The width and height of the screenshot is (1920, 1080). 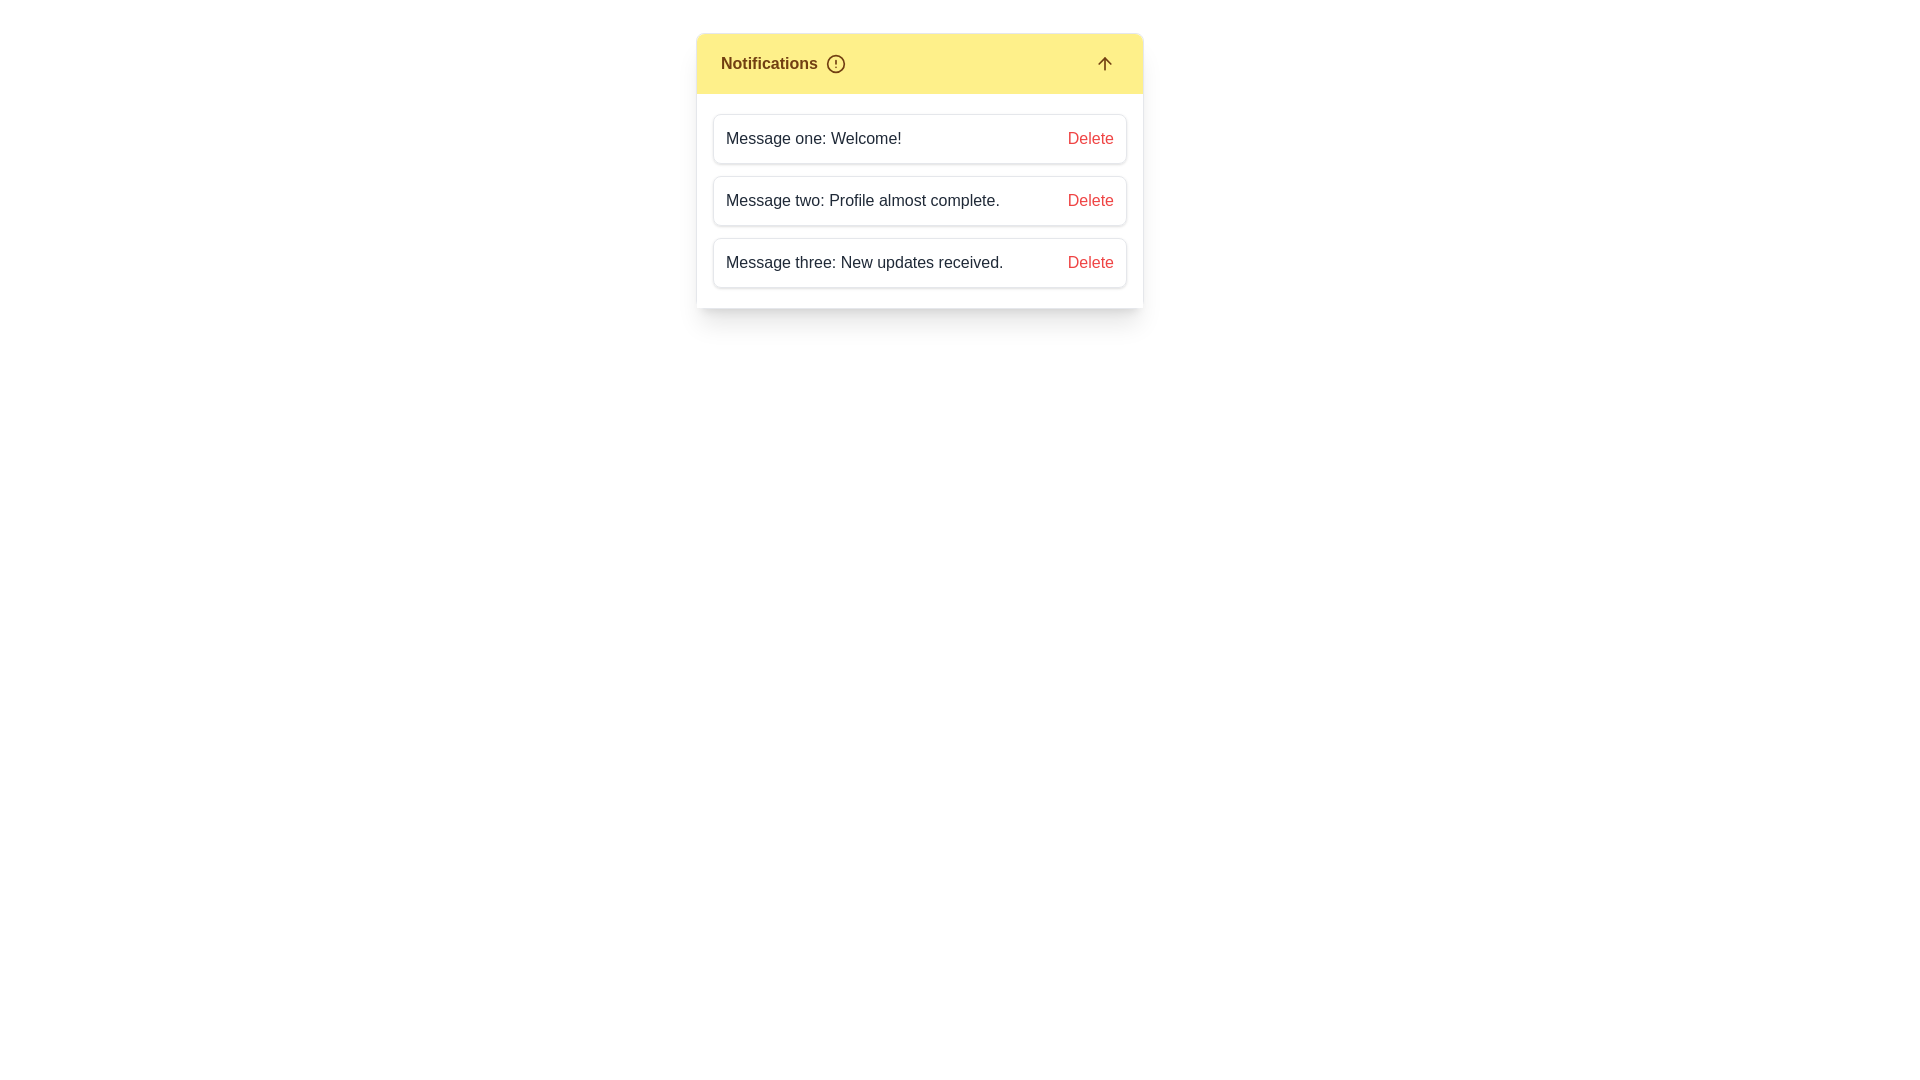 I want to click on the circular button with a yellow background and downward arrow icon located in the top-right corner of the 'Notifications' header for keyboard accessibility, so click(x=1103, y=63).